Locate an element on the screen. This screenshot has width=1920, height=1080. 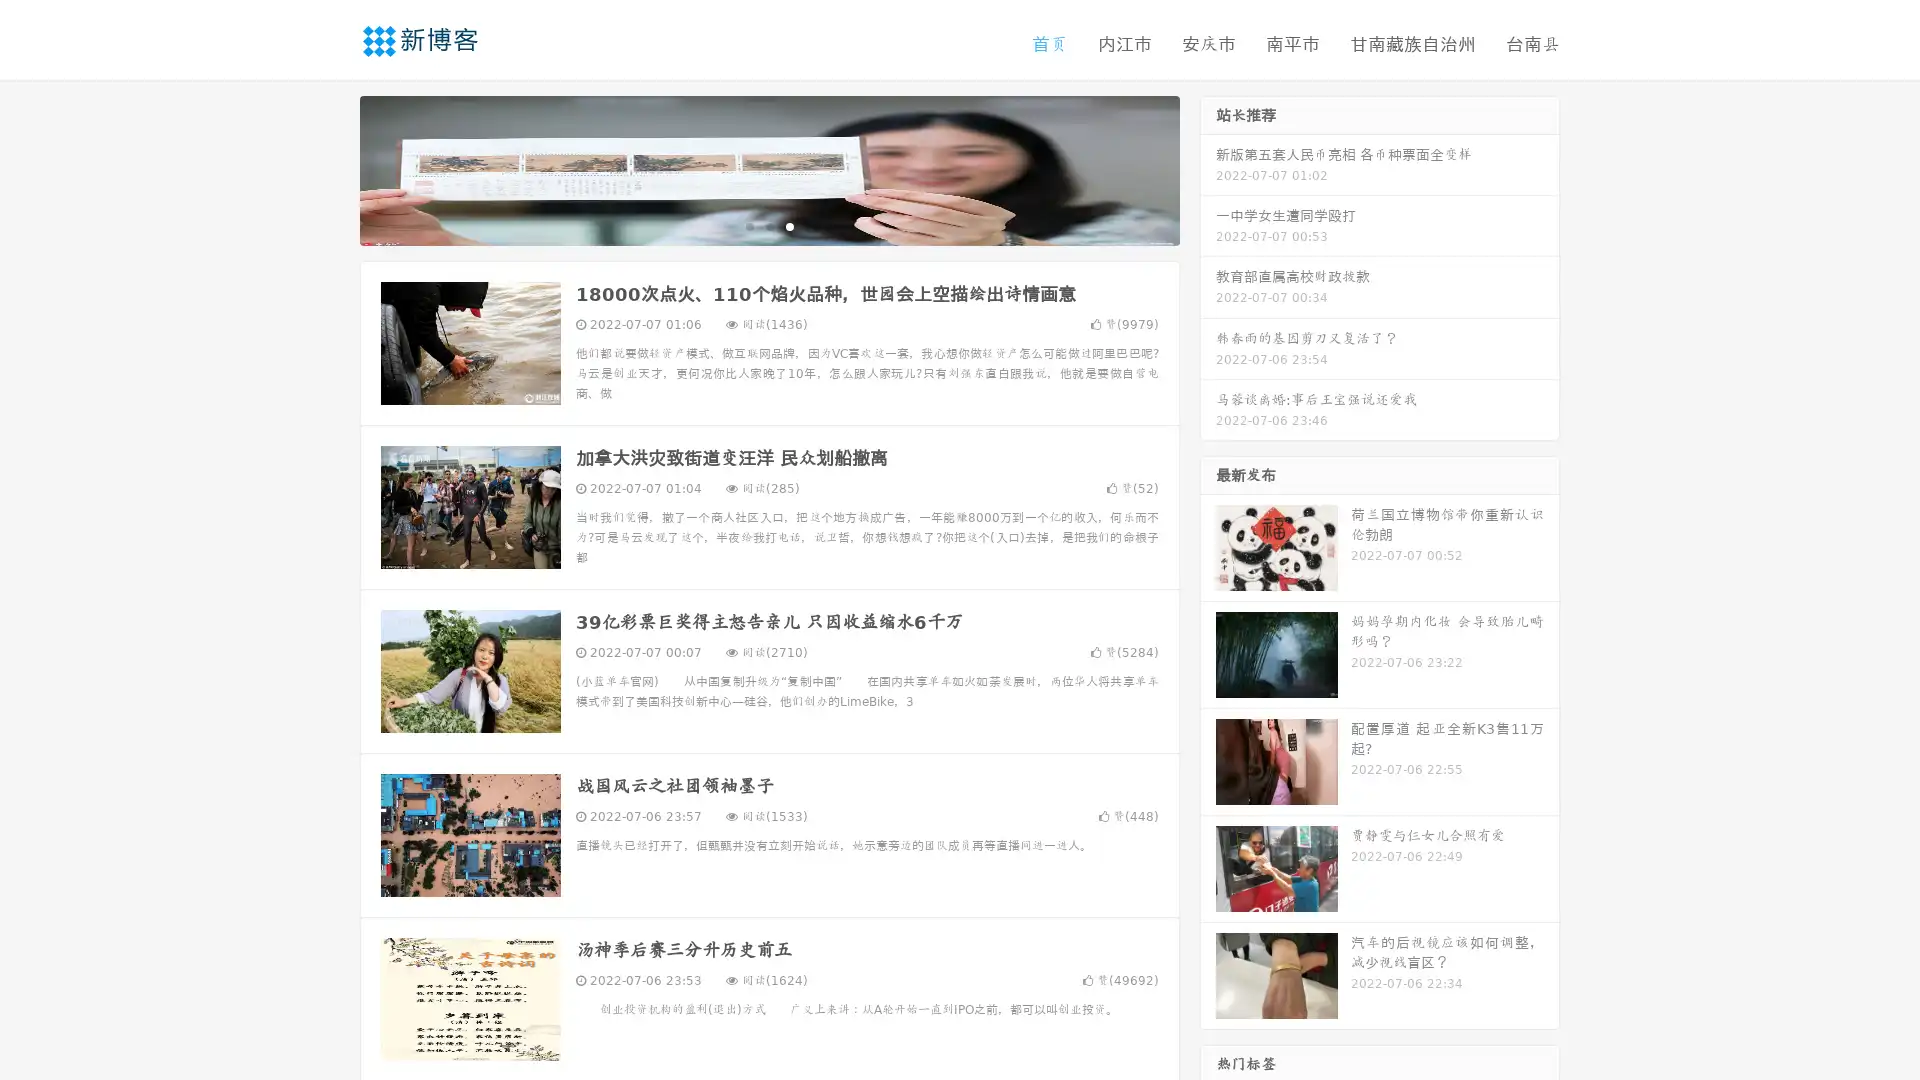
Previous slide is located at coordinates (330, 168).